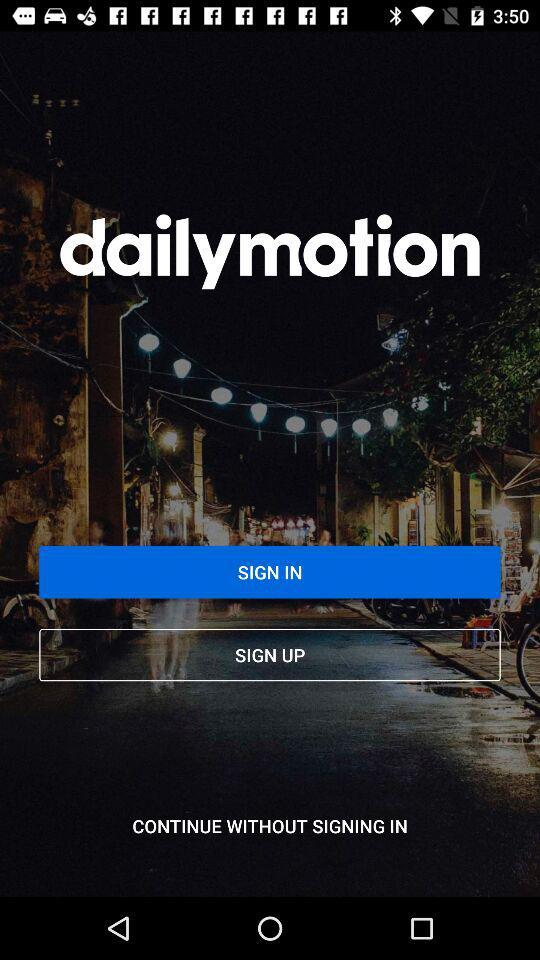 This screenshot has width=540, height=960. I want to click on the continue without signing item, so click(270, 826).